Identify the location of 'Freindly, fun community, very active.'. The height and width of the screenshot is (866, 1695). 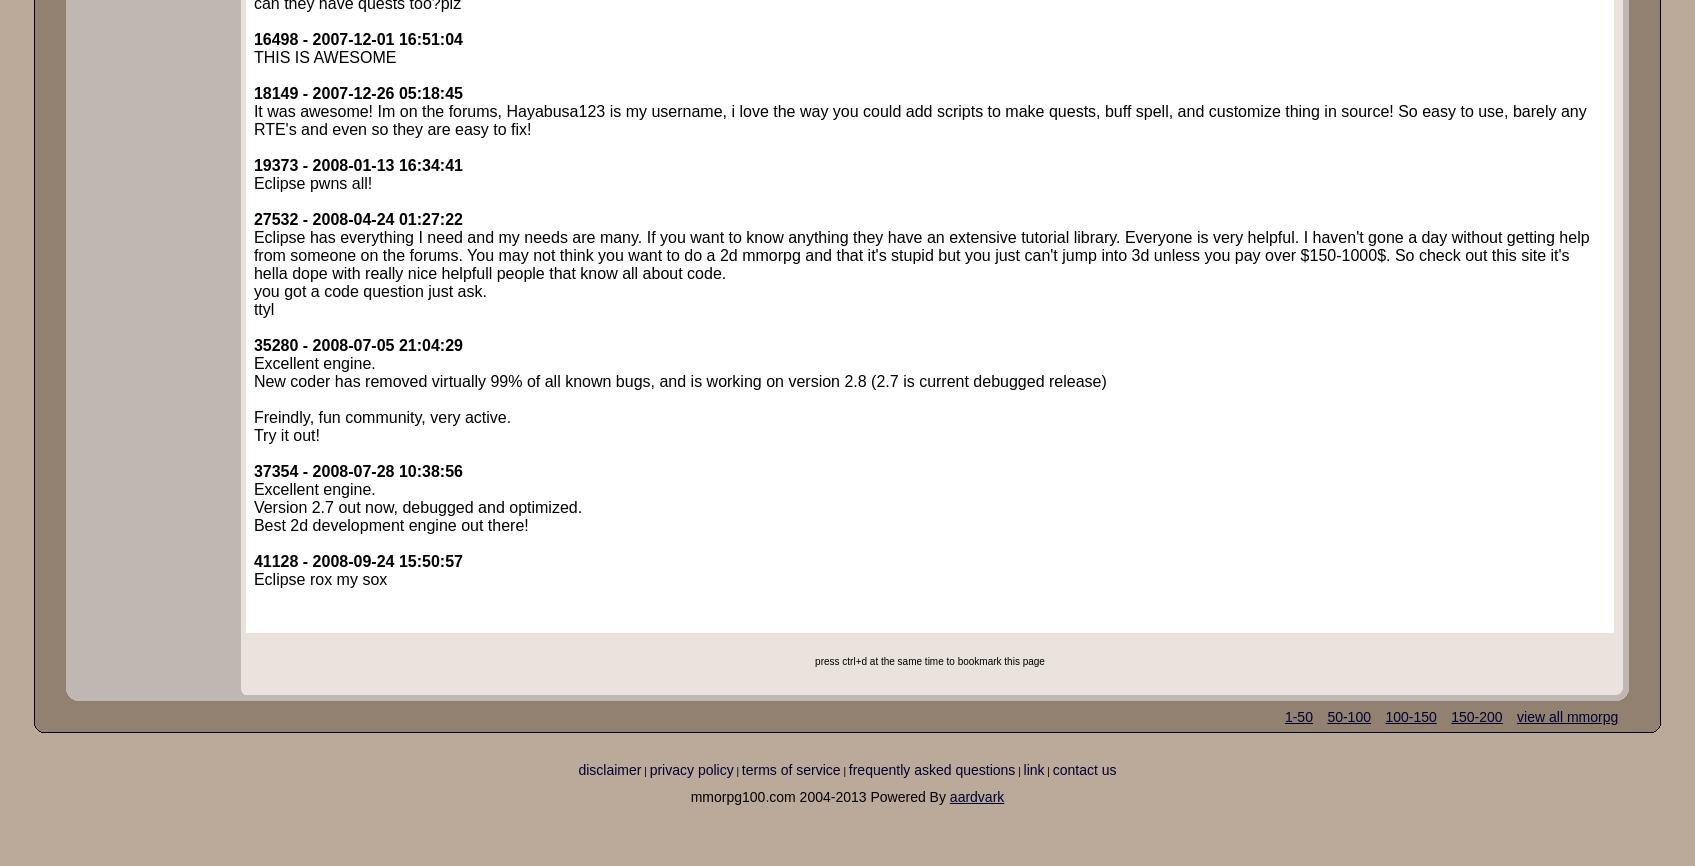
(381, 416).